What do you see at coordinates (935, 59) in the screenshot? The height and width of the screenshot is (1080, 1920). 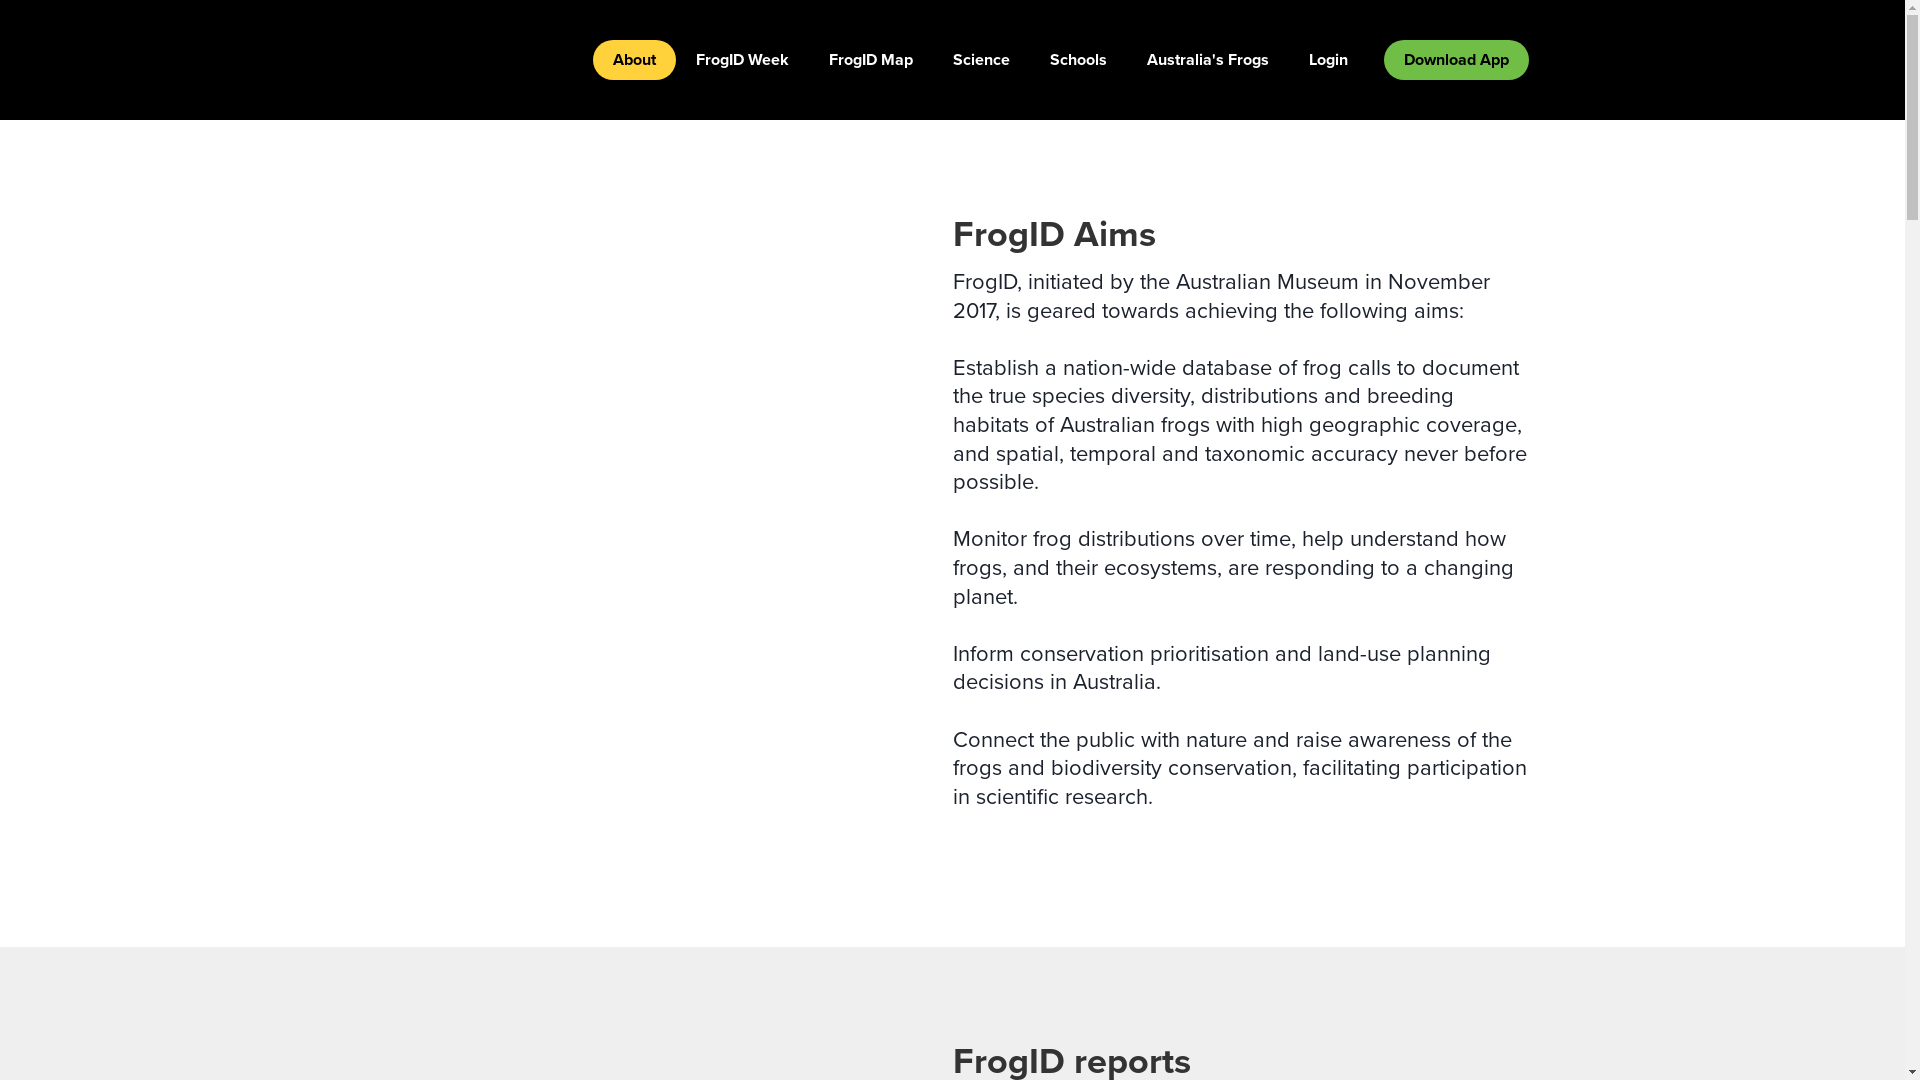 I see `'Science'` at bounding box center [935, 59].